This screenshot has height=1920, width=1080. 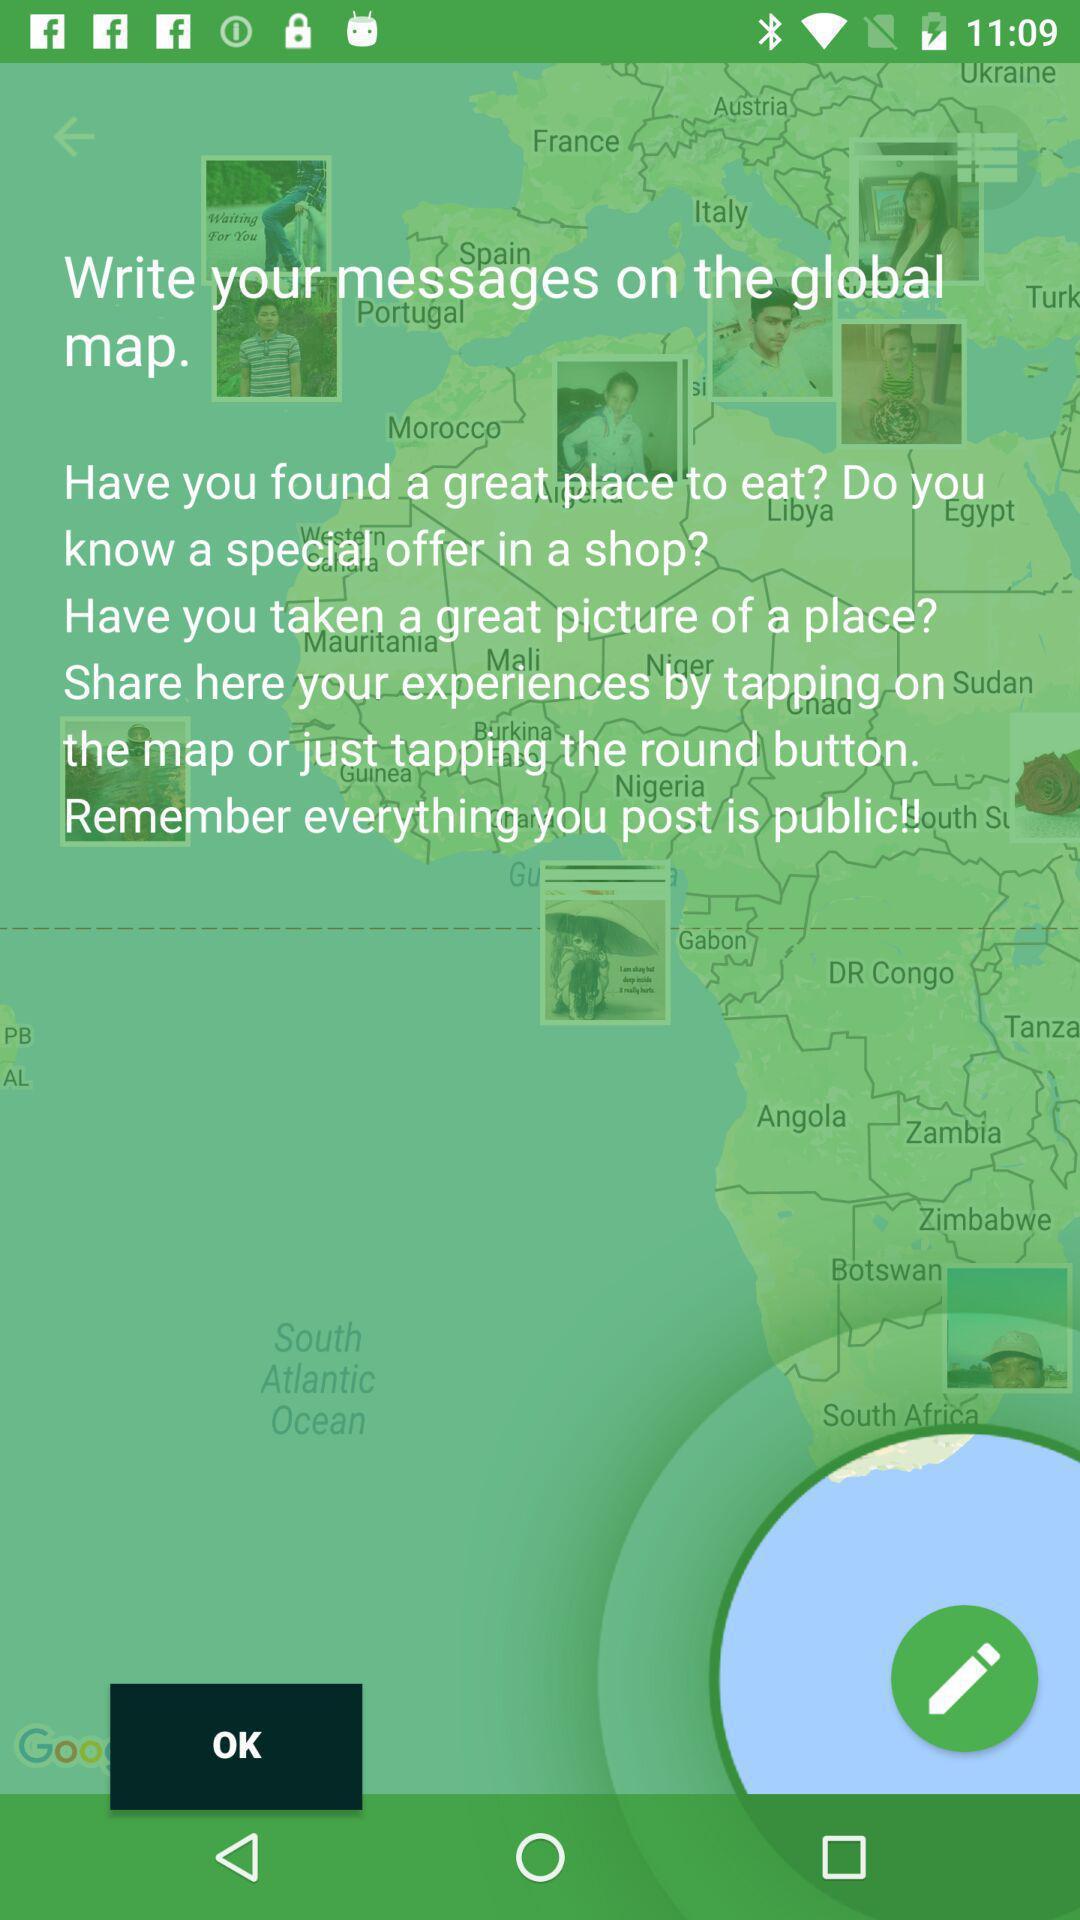 What do you see at coordinates (963, 1678) in the screenshot?
I see `the edit icon` at bounding box center [963, 1678].